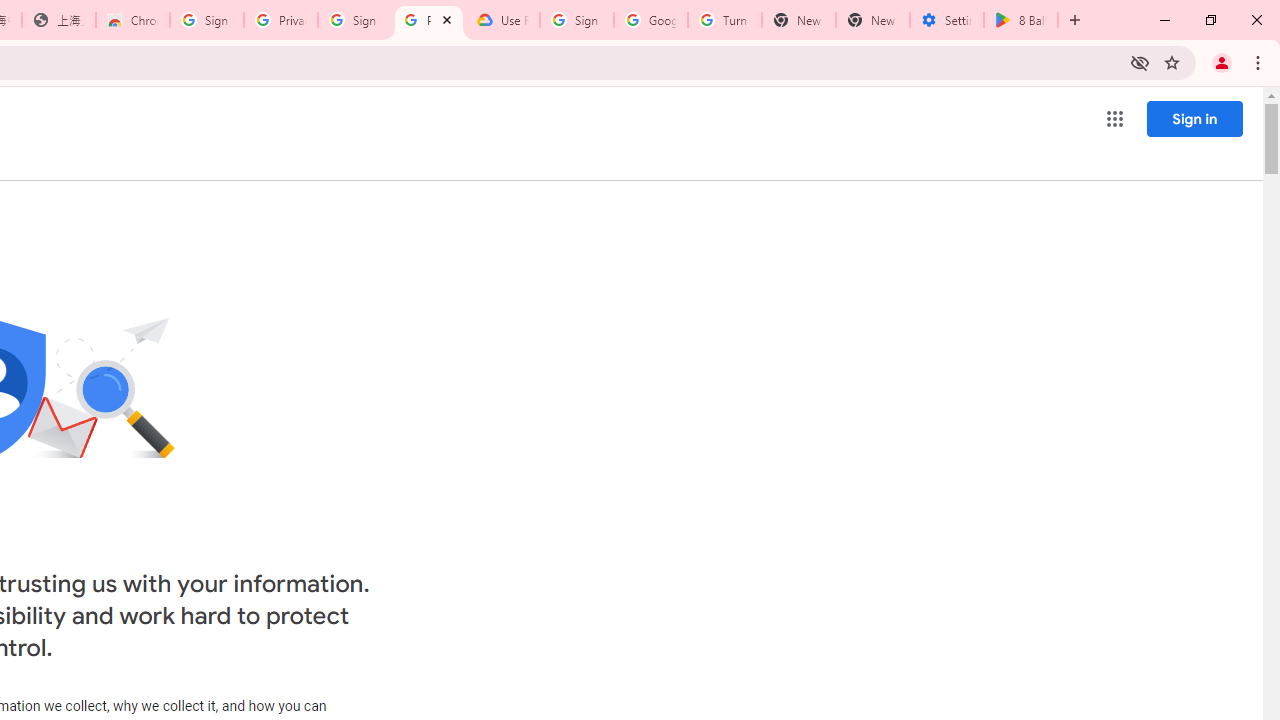 The width and height of the screenshot is (1280, 720). I want to click on 'Google Account Help', so click(651, 20).